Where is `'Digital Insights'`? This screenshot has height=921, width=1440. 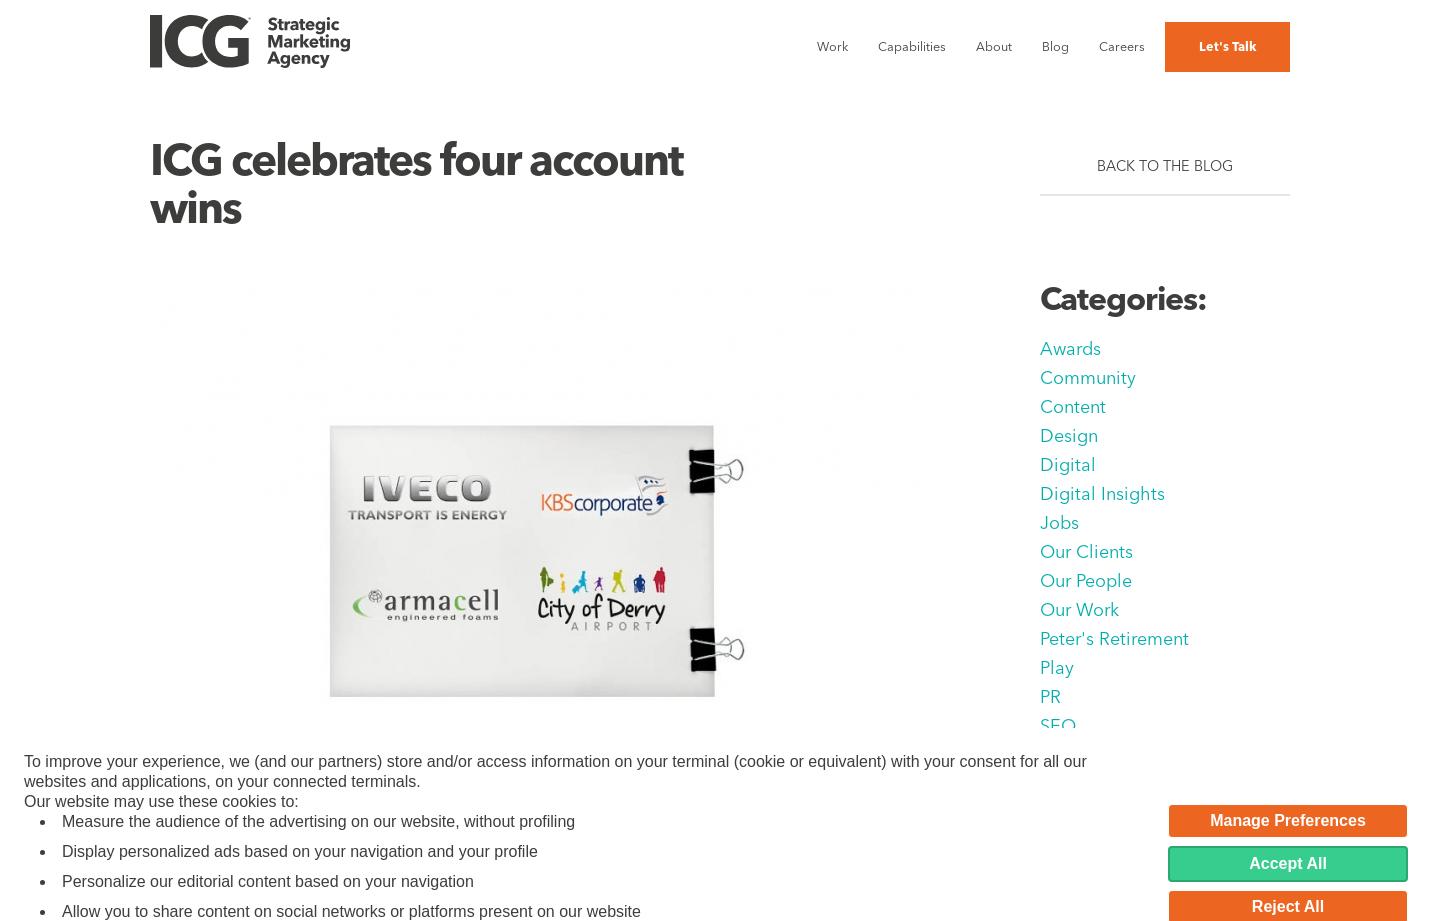 'Digital Insights' is located at coordinates (1101, 493).